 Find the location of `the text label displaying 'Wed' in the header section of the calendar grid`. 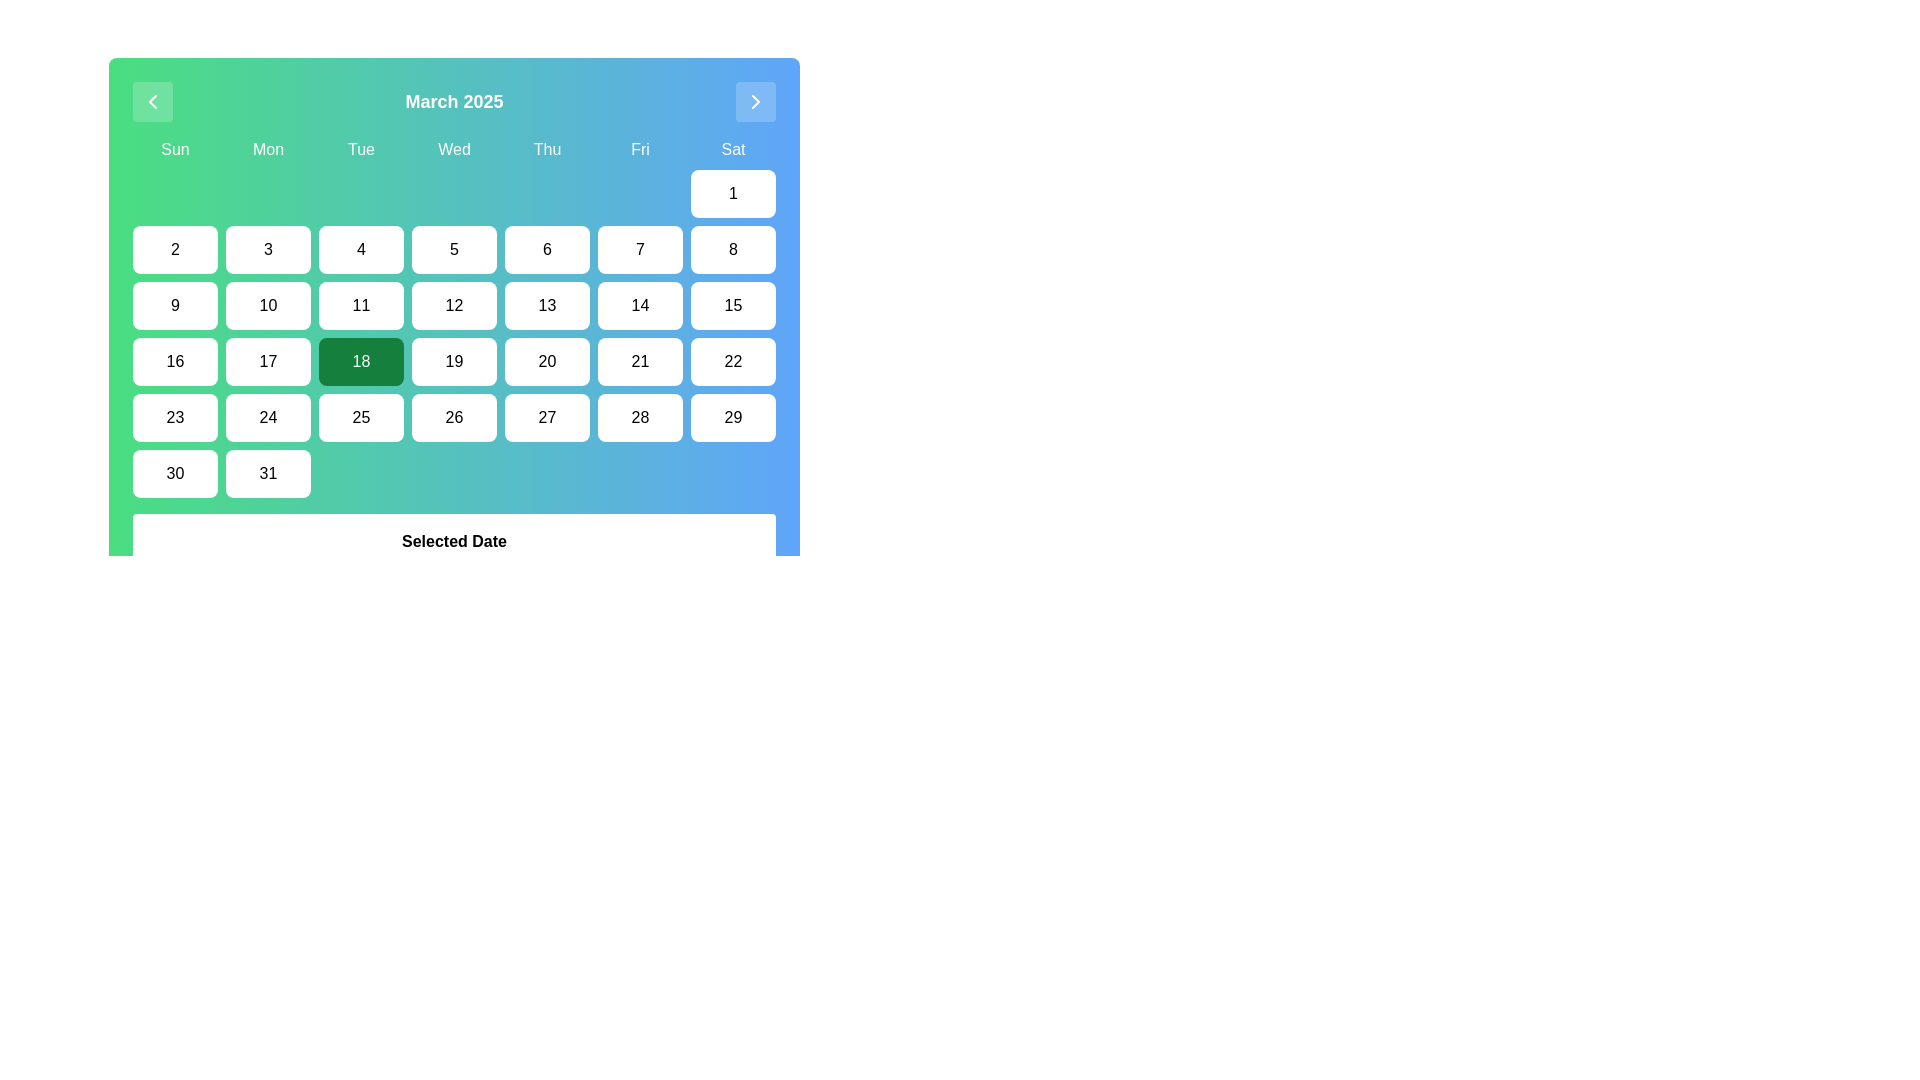

the text label displaying 'Wed' in the header section of the calendar grid is located at coordinates (453, 149).